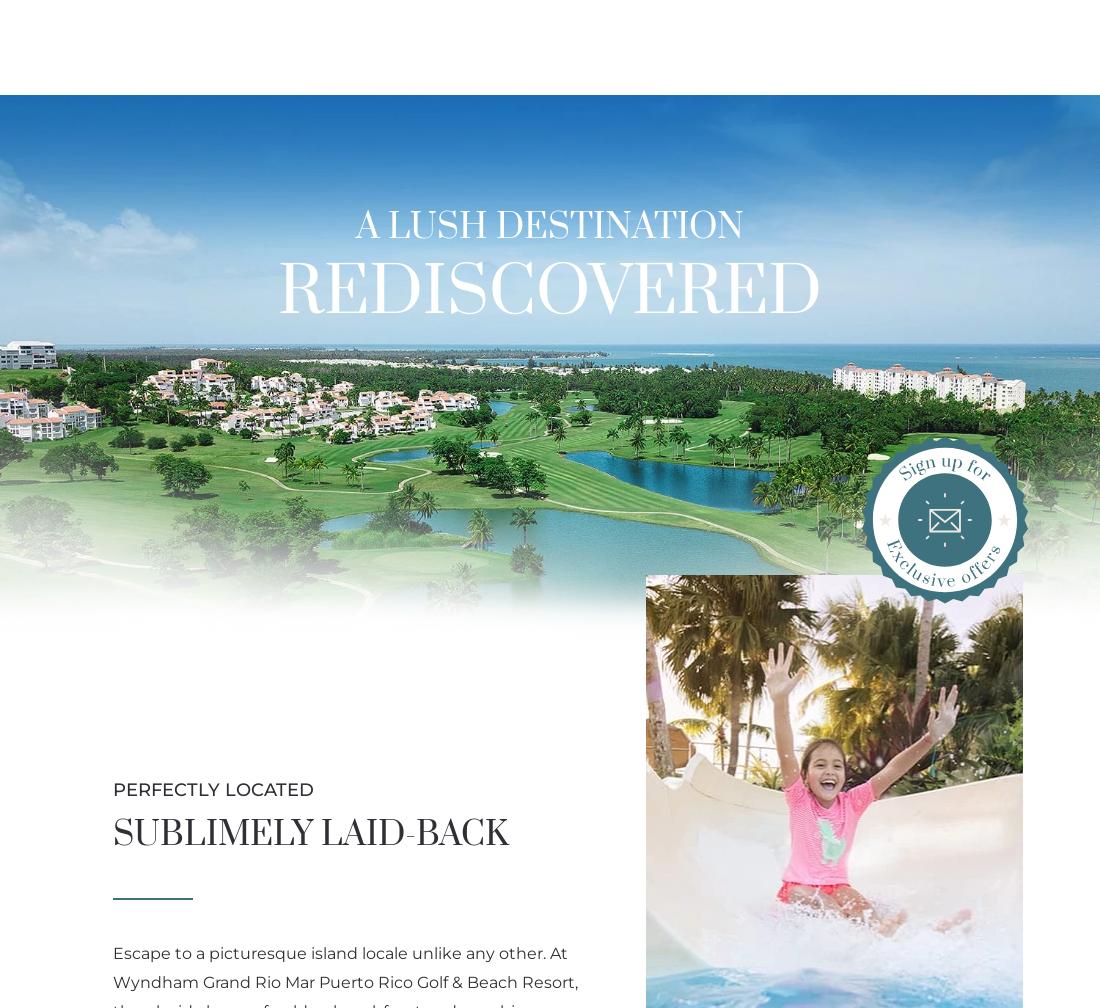 This screenshot has width=1100, height=1008. I want to click on 'Activities', so click(670, 59).